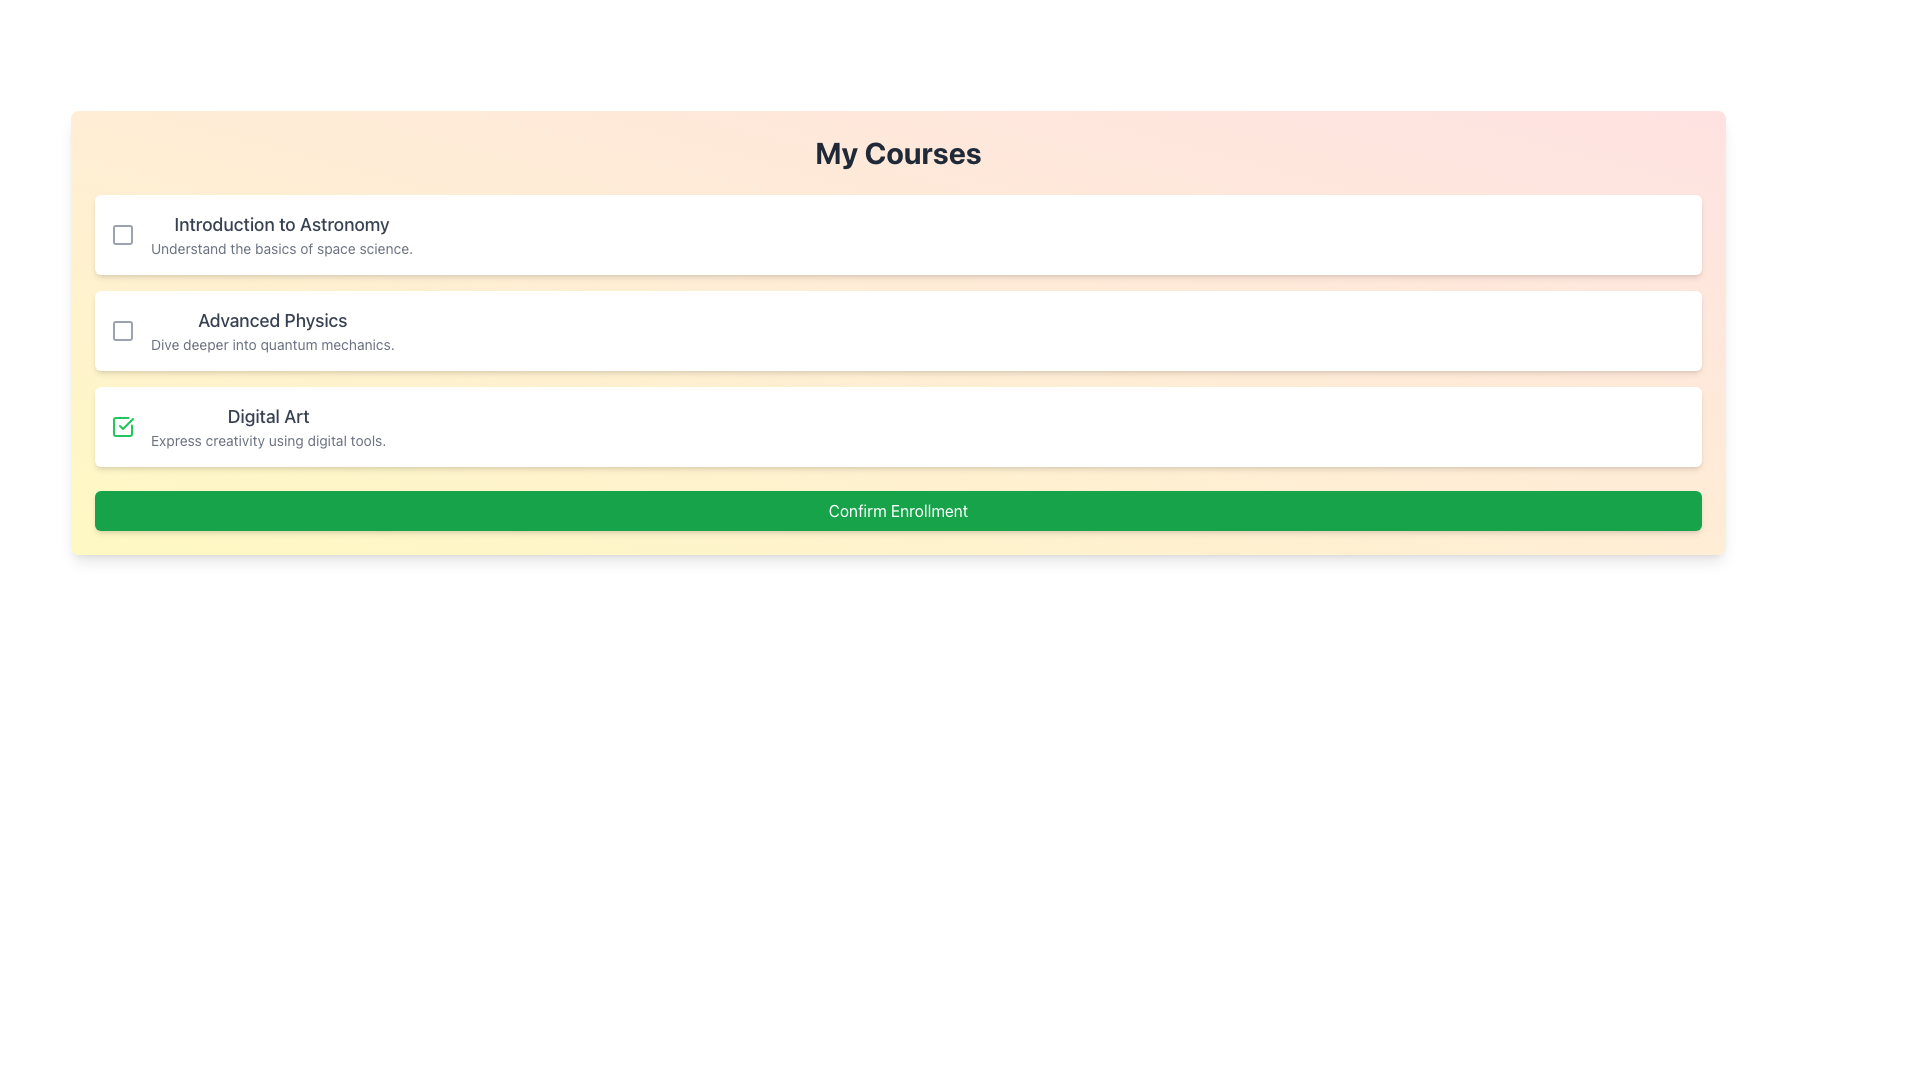  I want to click on the text label displaying 'Introduction to Astronomy' which is styled with a larger font size and medium weight, located at the topmost section of a vertical list of selectable courses, so click(281, 224).